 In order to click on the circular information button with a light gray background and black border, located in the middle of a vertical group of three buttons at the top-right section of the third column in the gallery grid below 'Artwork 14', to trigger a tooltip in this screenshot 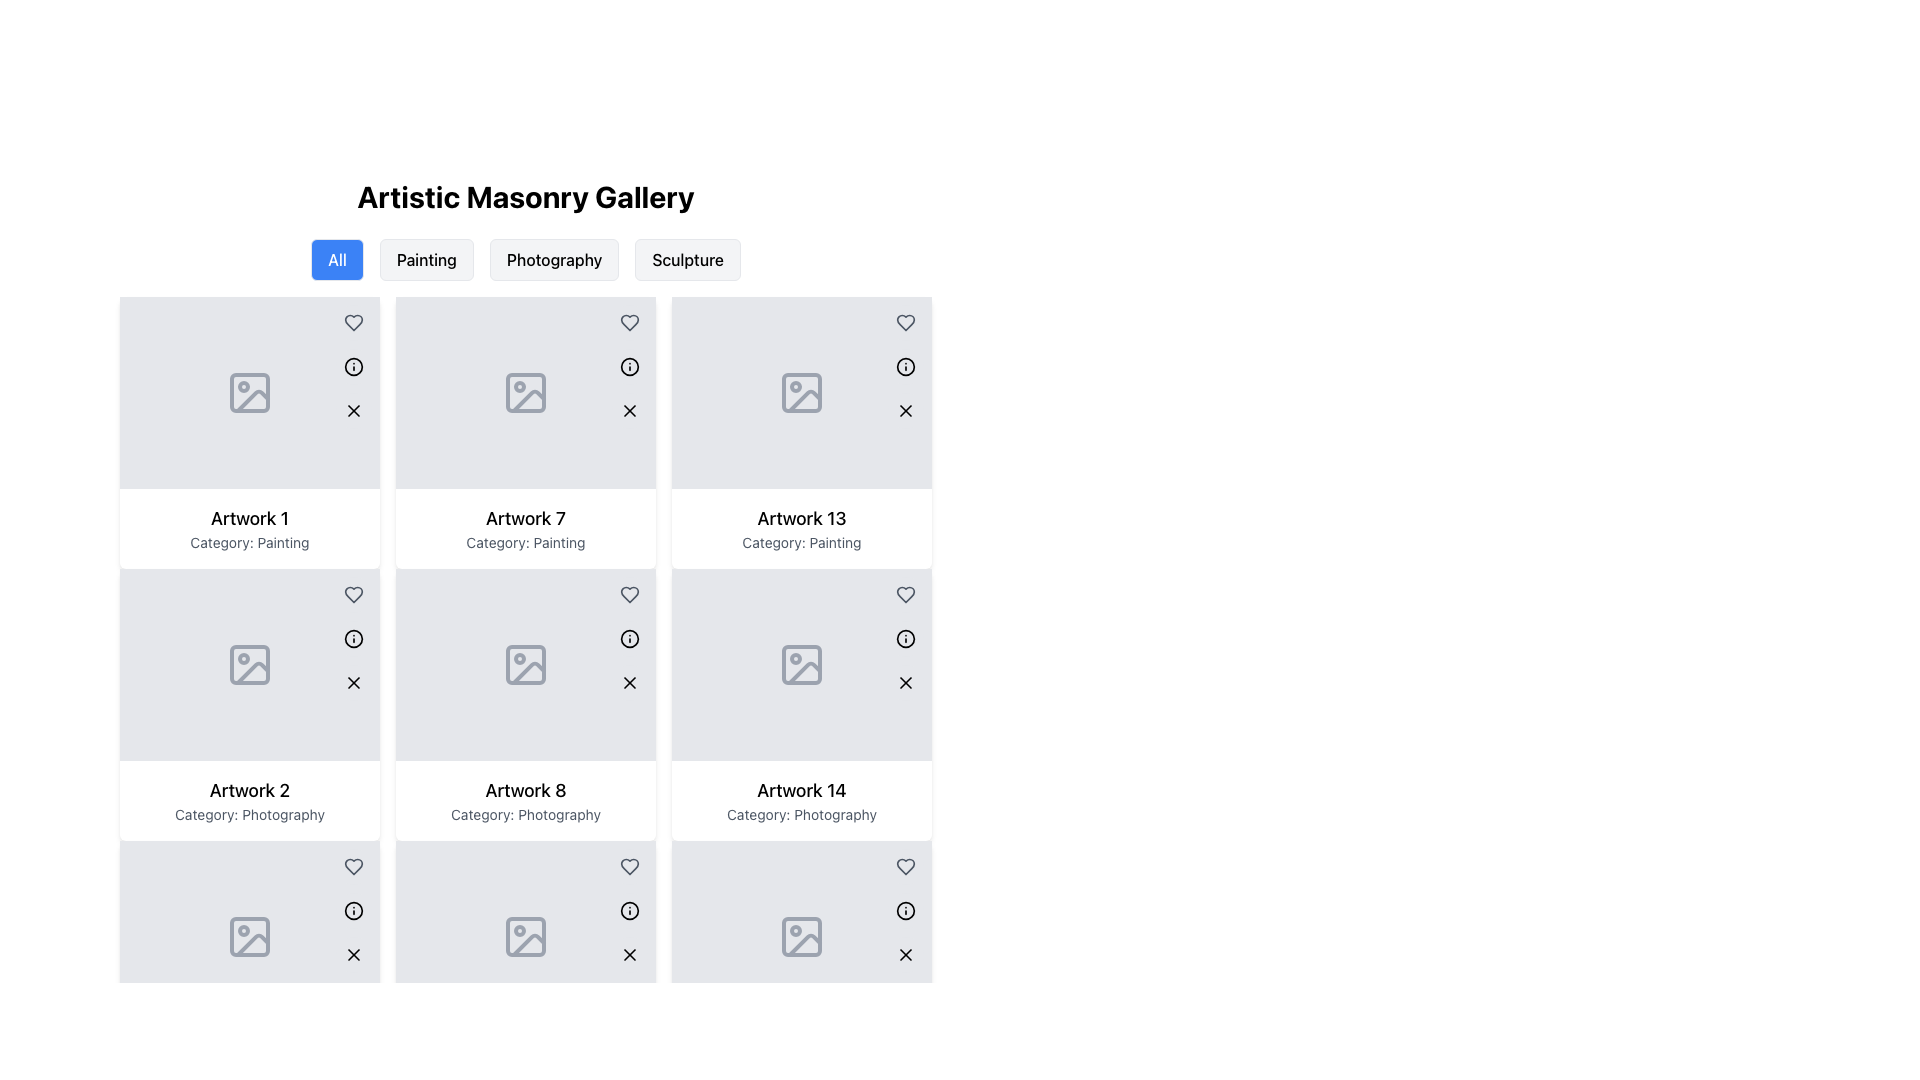, I will do `click(905, 910)`.